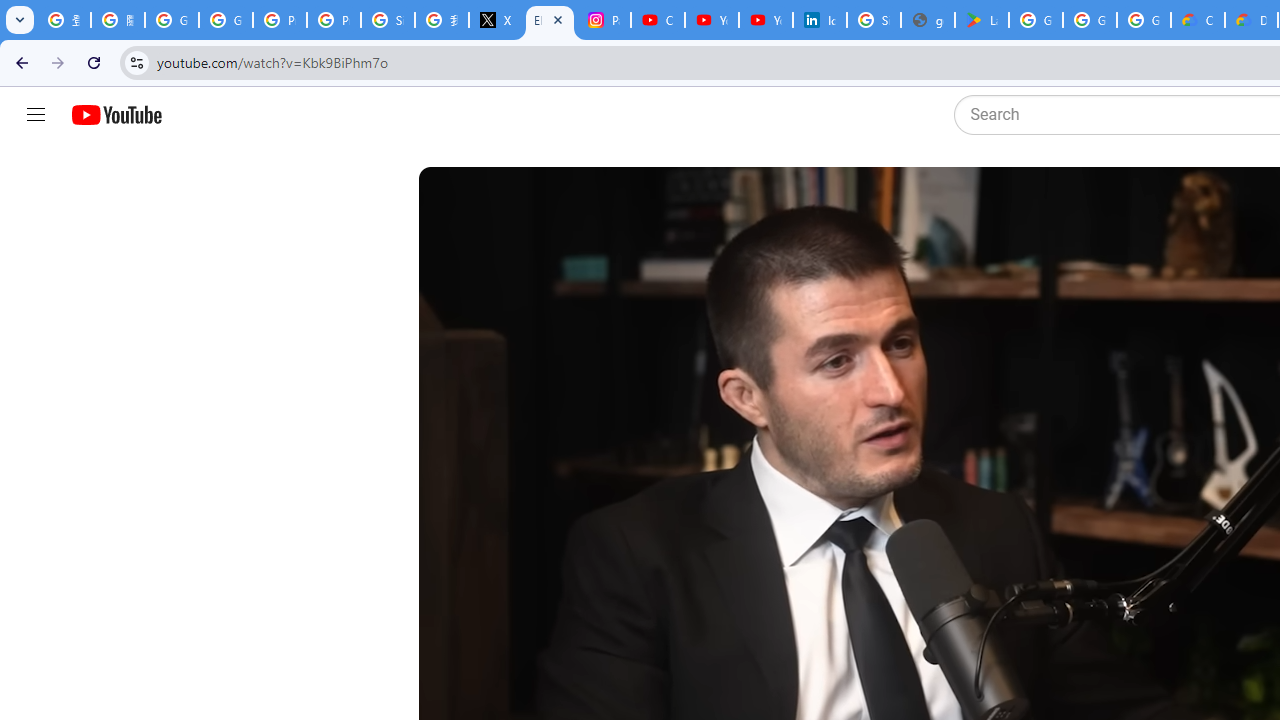 The image size is (1280, 720). I want to click on 'Customer Care | Google Cloud', so click(1198, 20).